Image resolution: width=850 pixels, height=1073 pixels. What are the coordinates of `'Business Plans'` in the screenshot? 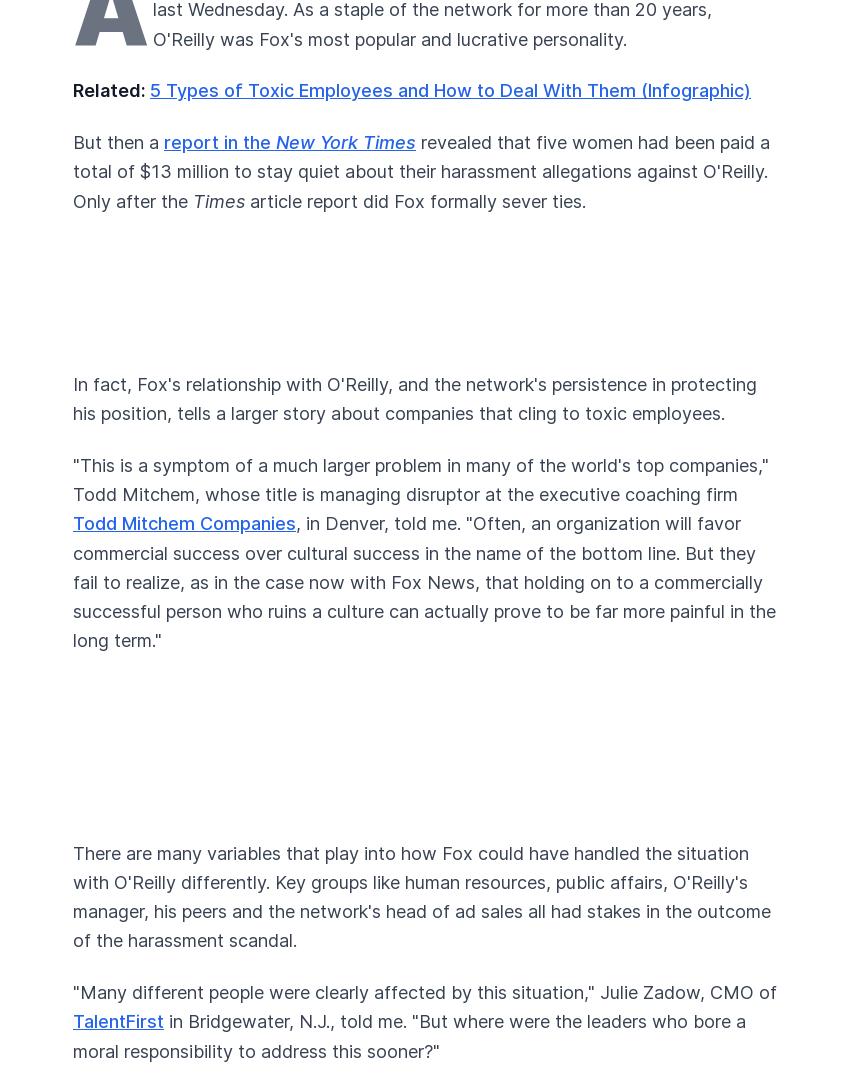 It's located at (133, 412).